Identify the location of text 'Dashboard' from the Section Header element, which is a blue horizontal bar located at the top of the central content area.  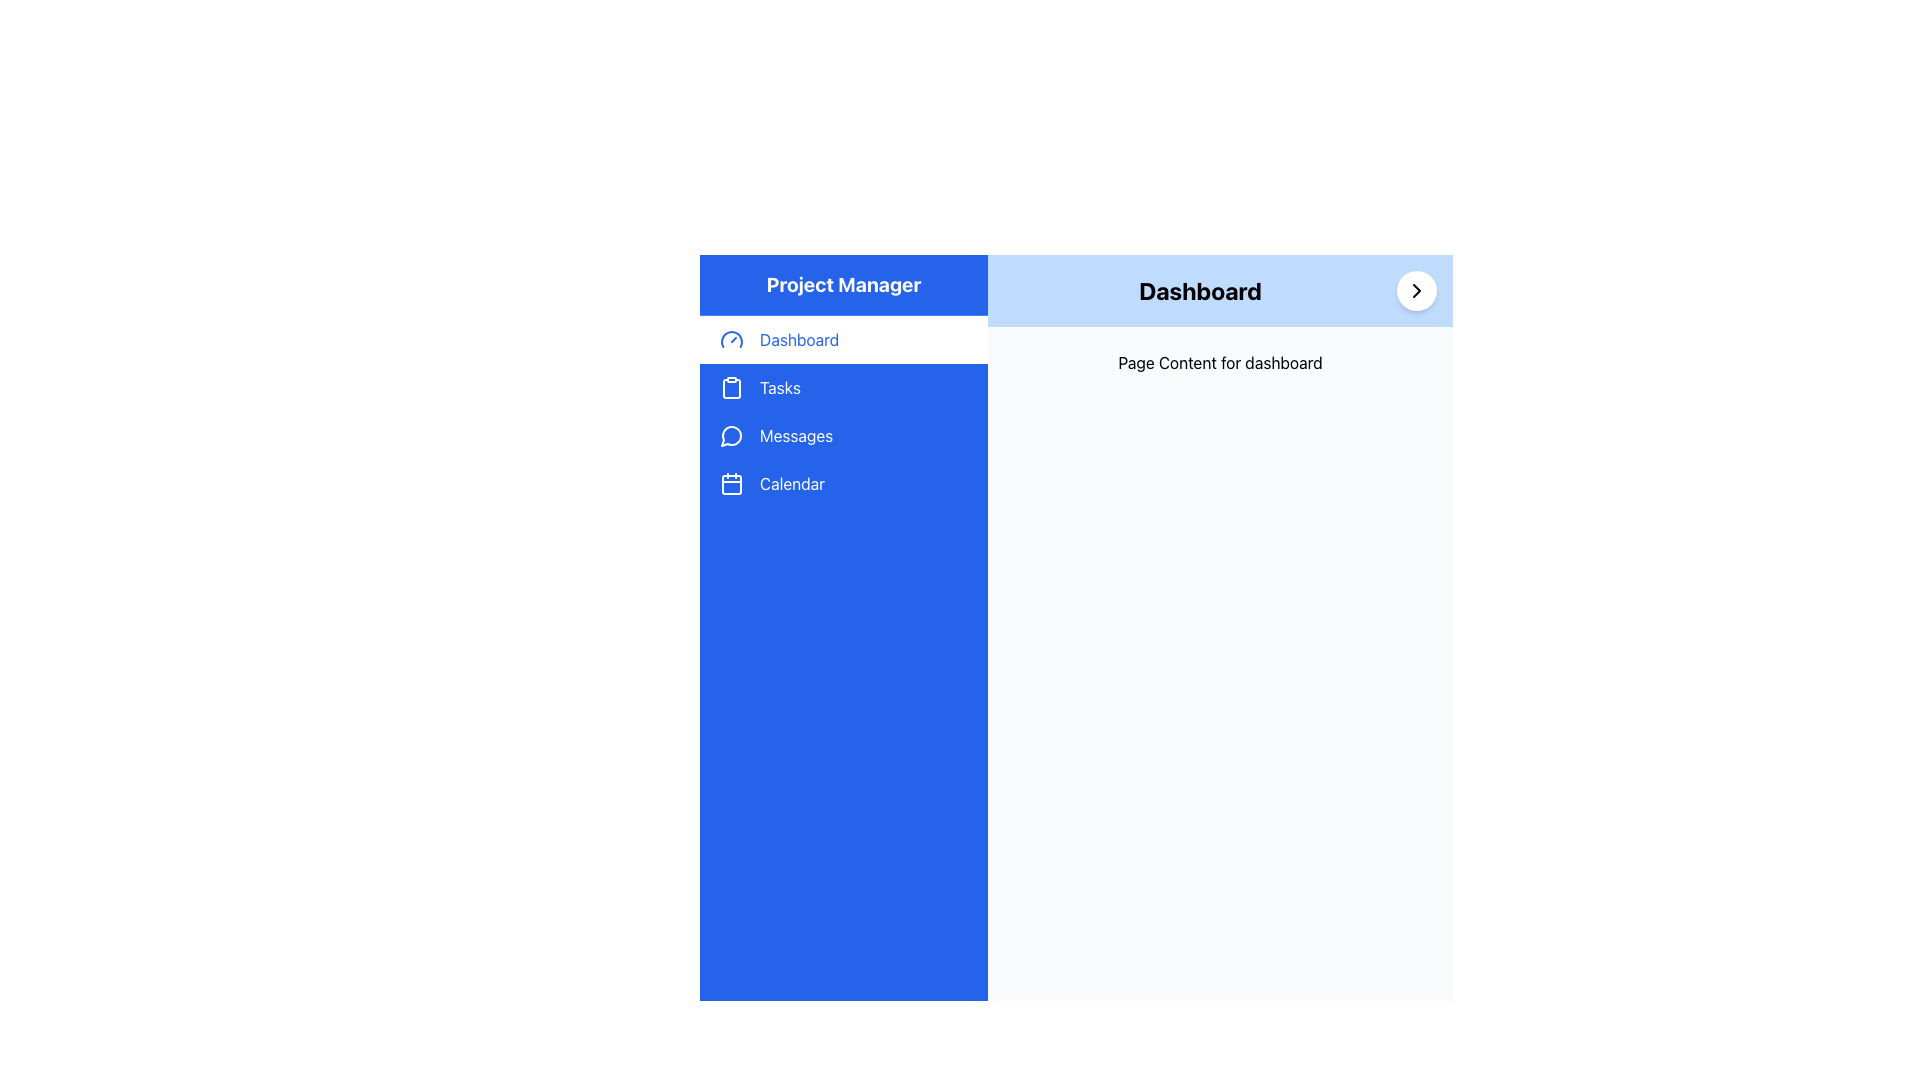
(1219, 290).